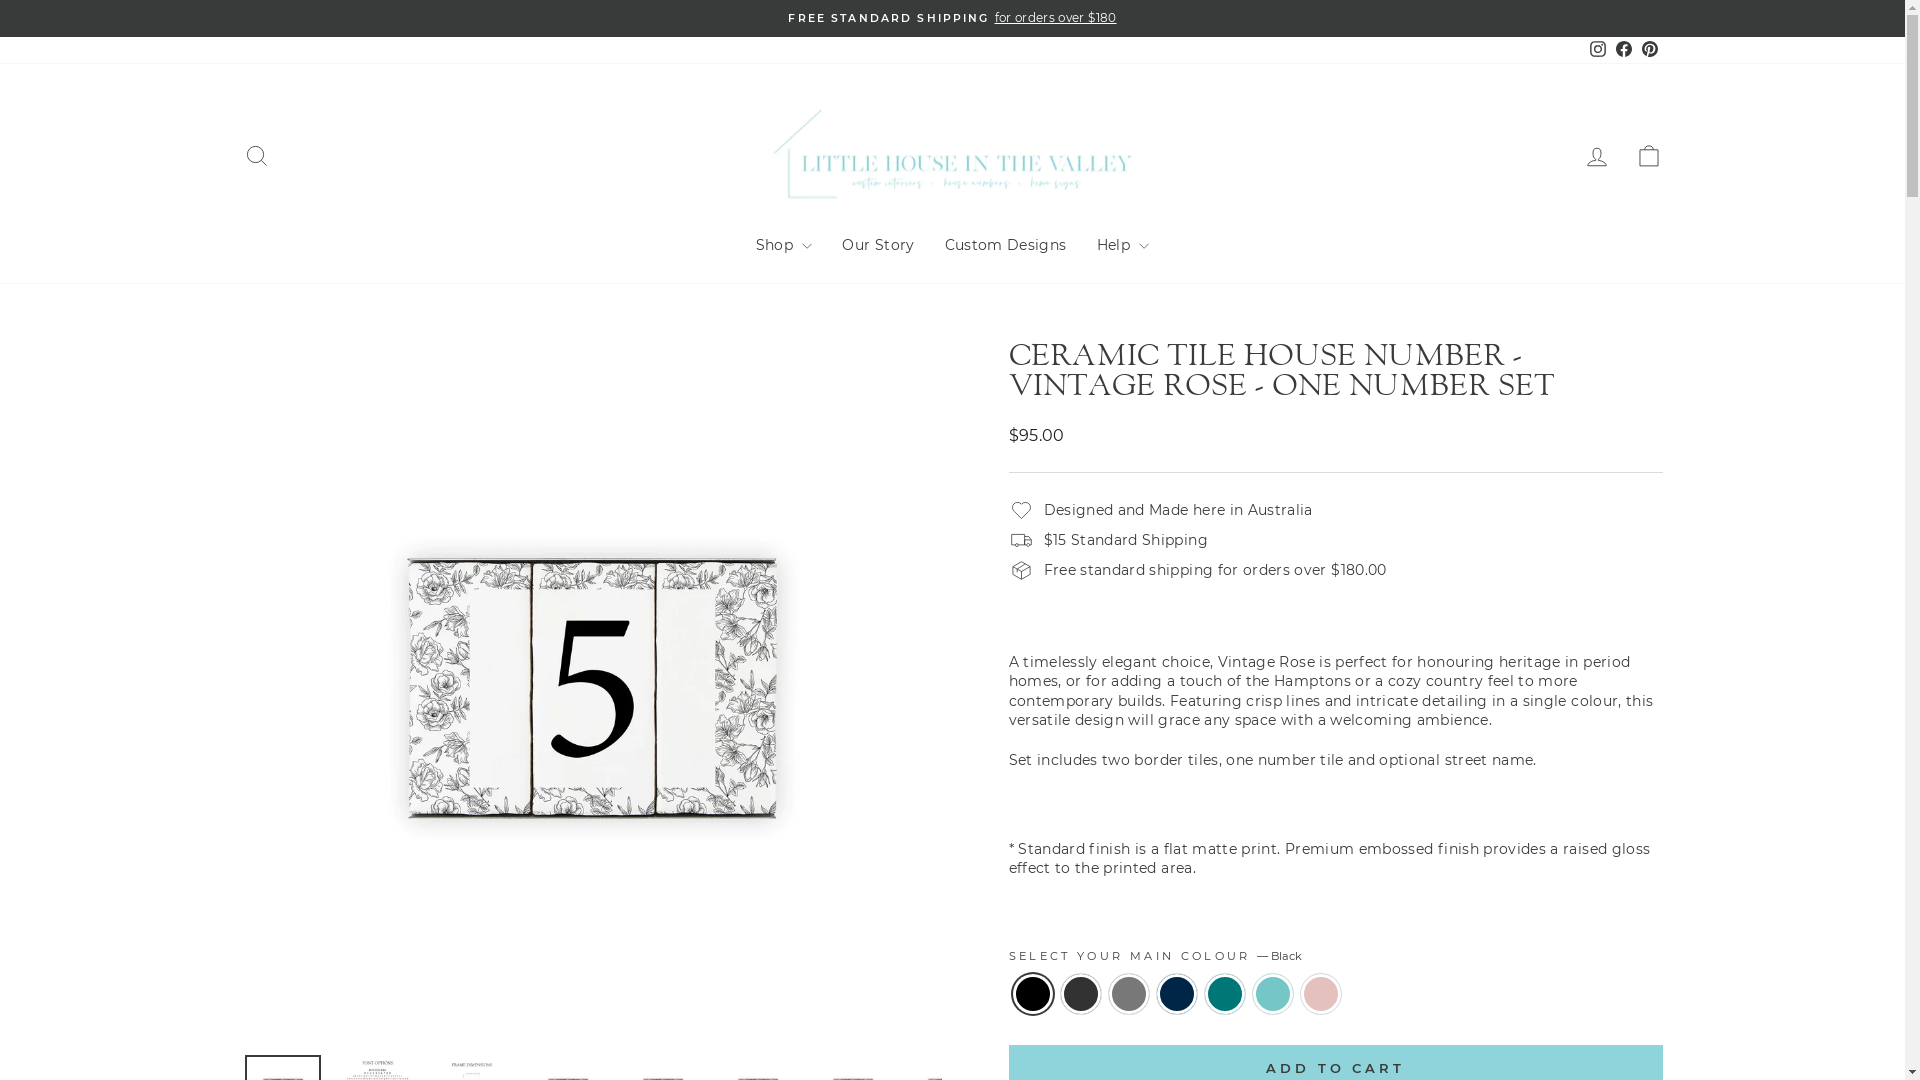  Describe the element at coordinates (1595, 155) in the screenshot. I see `'account` at that location.